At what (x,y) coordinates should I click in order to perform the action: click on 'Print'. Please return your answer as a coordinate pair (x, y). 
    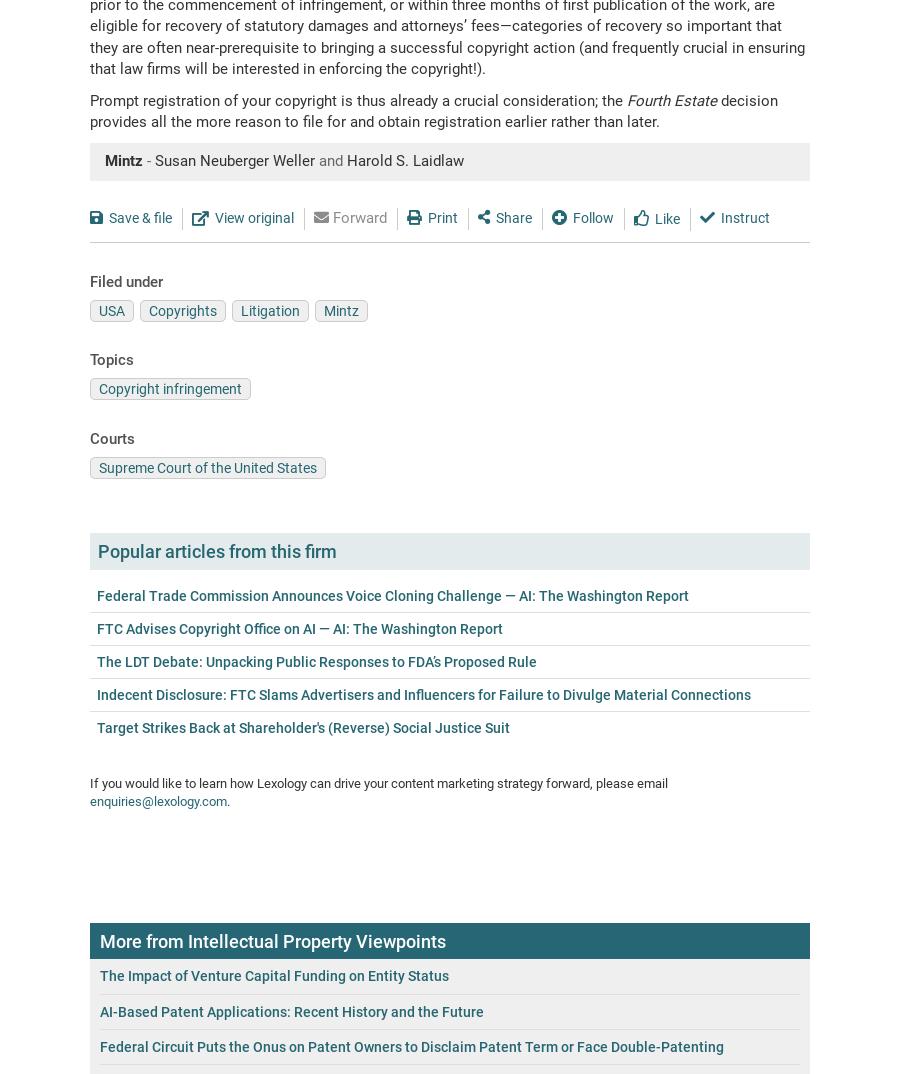
    Looking at the image, I should click on (442, 217).